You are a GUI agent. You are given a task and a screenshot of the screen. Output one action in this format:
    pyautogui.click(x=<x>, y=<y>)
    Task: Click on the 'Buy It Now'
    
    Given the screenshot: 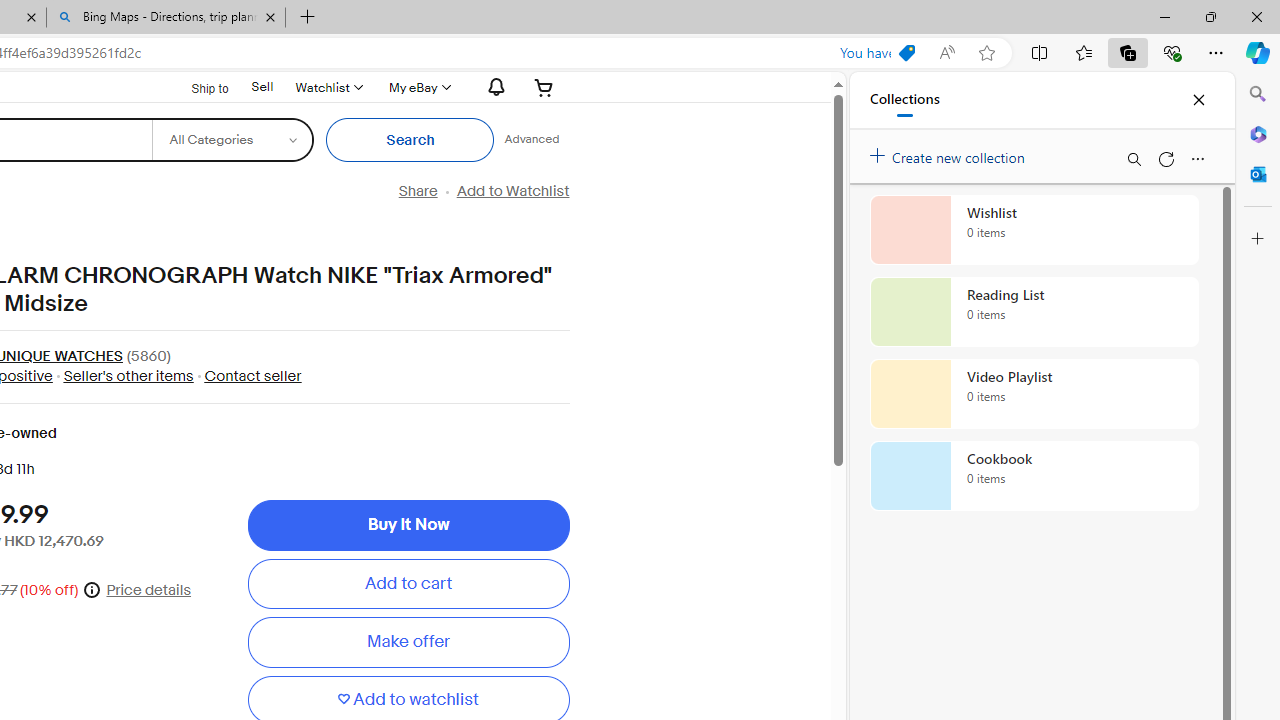 What is the action you would take?
    pyautogui.click(x=407, y=523)
    